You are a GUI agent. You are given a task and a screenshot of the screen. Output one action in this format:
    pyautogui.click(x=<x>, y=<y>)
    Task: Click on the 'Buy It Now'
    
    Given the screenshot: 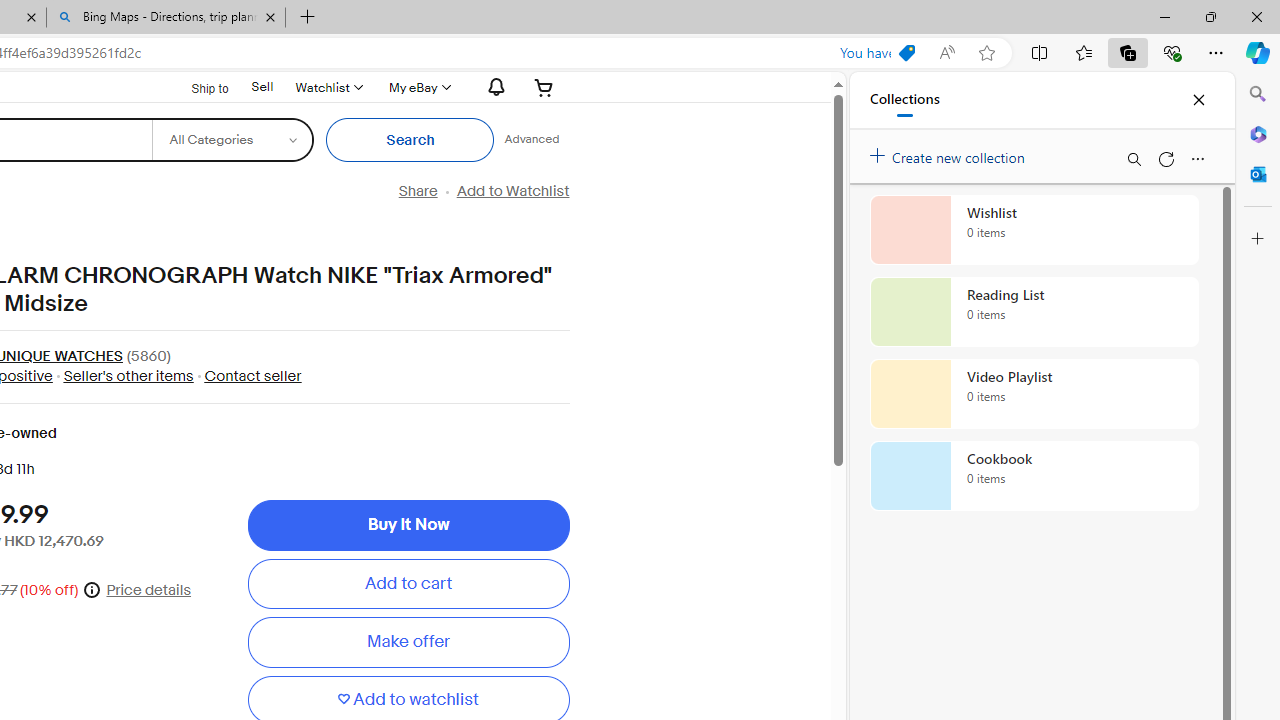 What is the action you would take?
    pyautogui.click(x=407, y=523)
    